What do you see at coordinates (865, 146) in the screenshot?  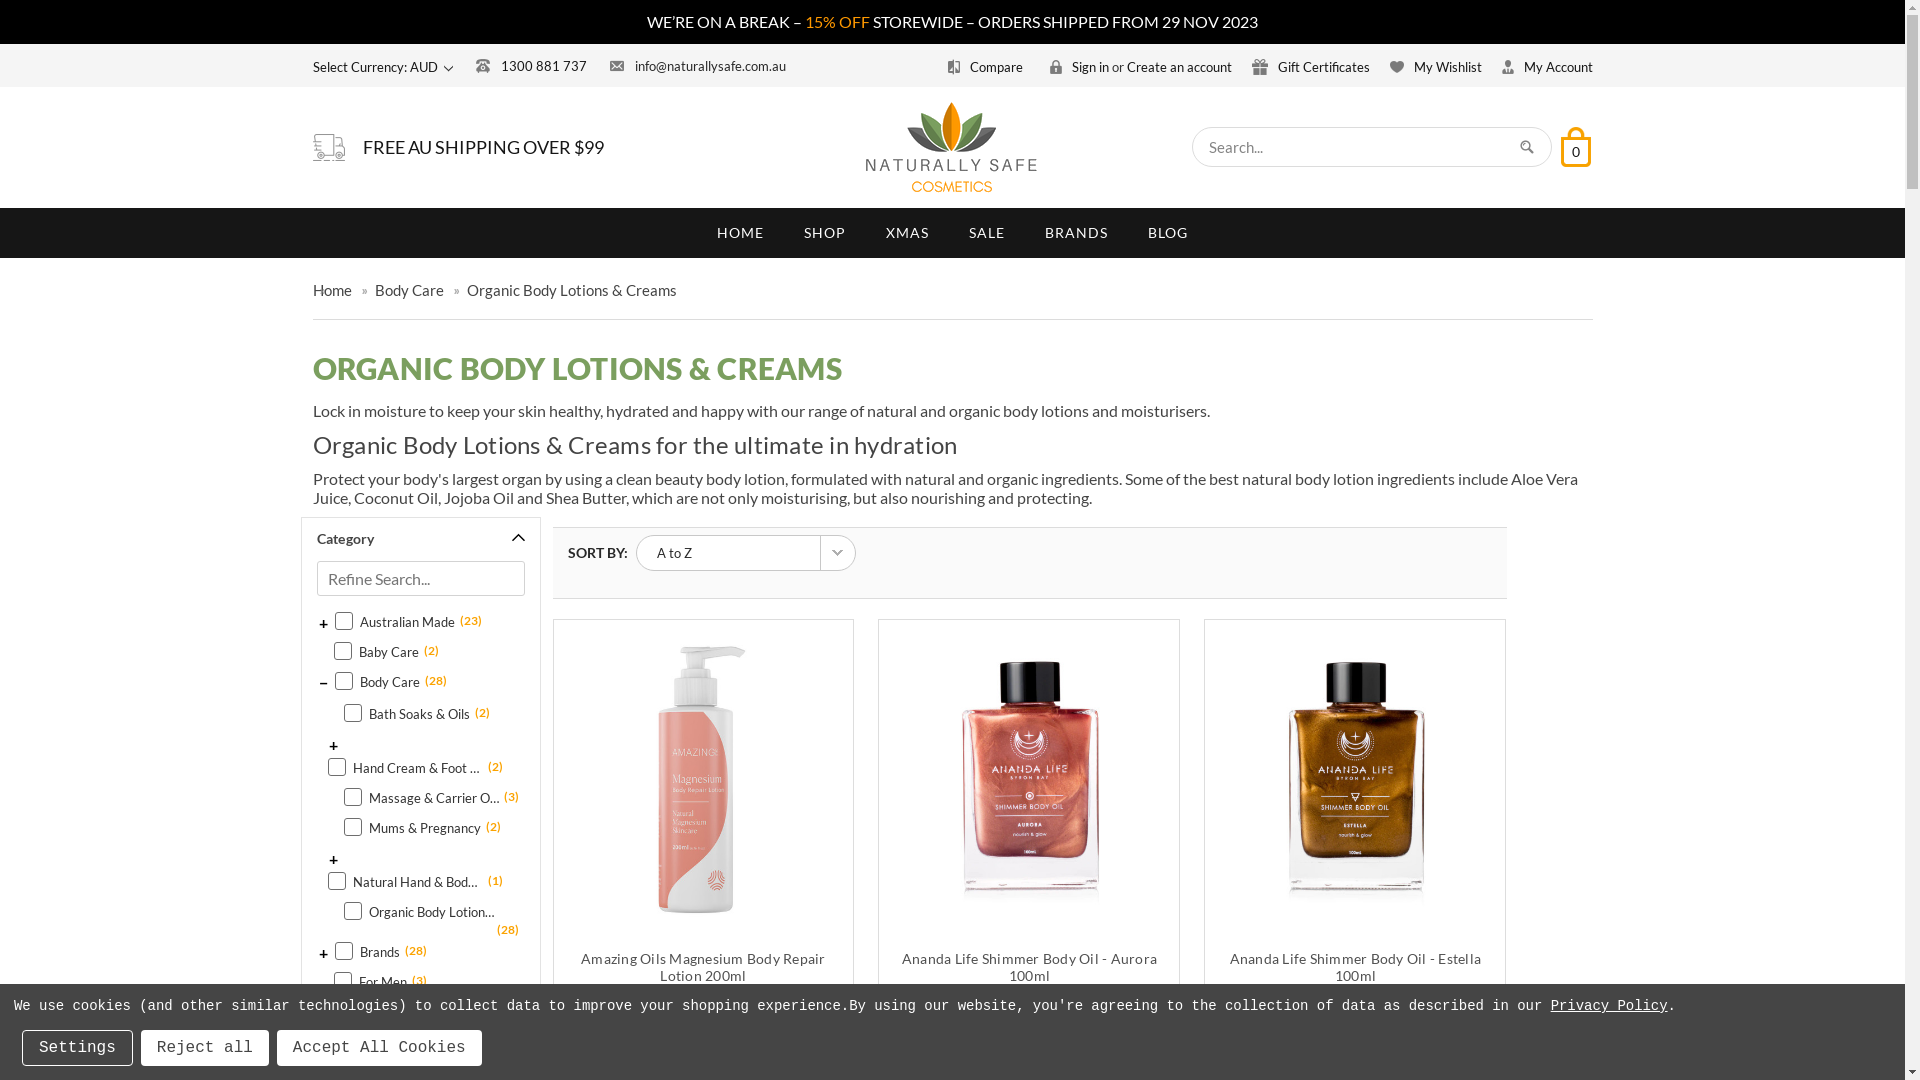 I see `'Naturally Safe Cosmetics'` at bounding box center [865, 146].